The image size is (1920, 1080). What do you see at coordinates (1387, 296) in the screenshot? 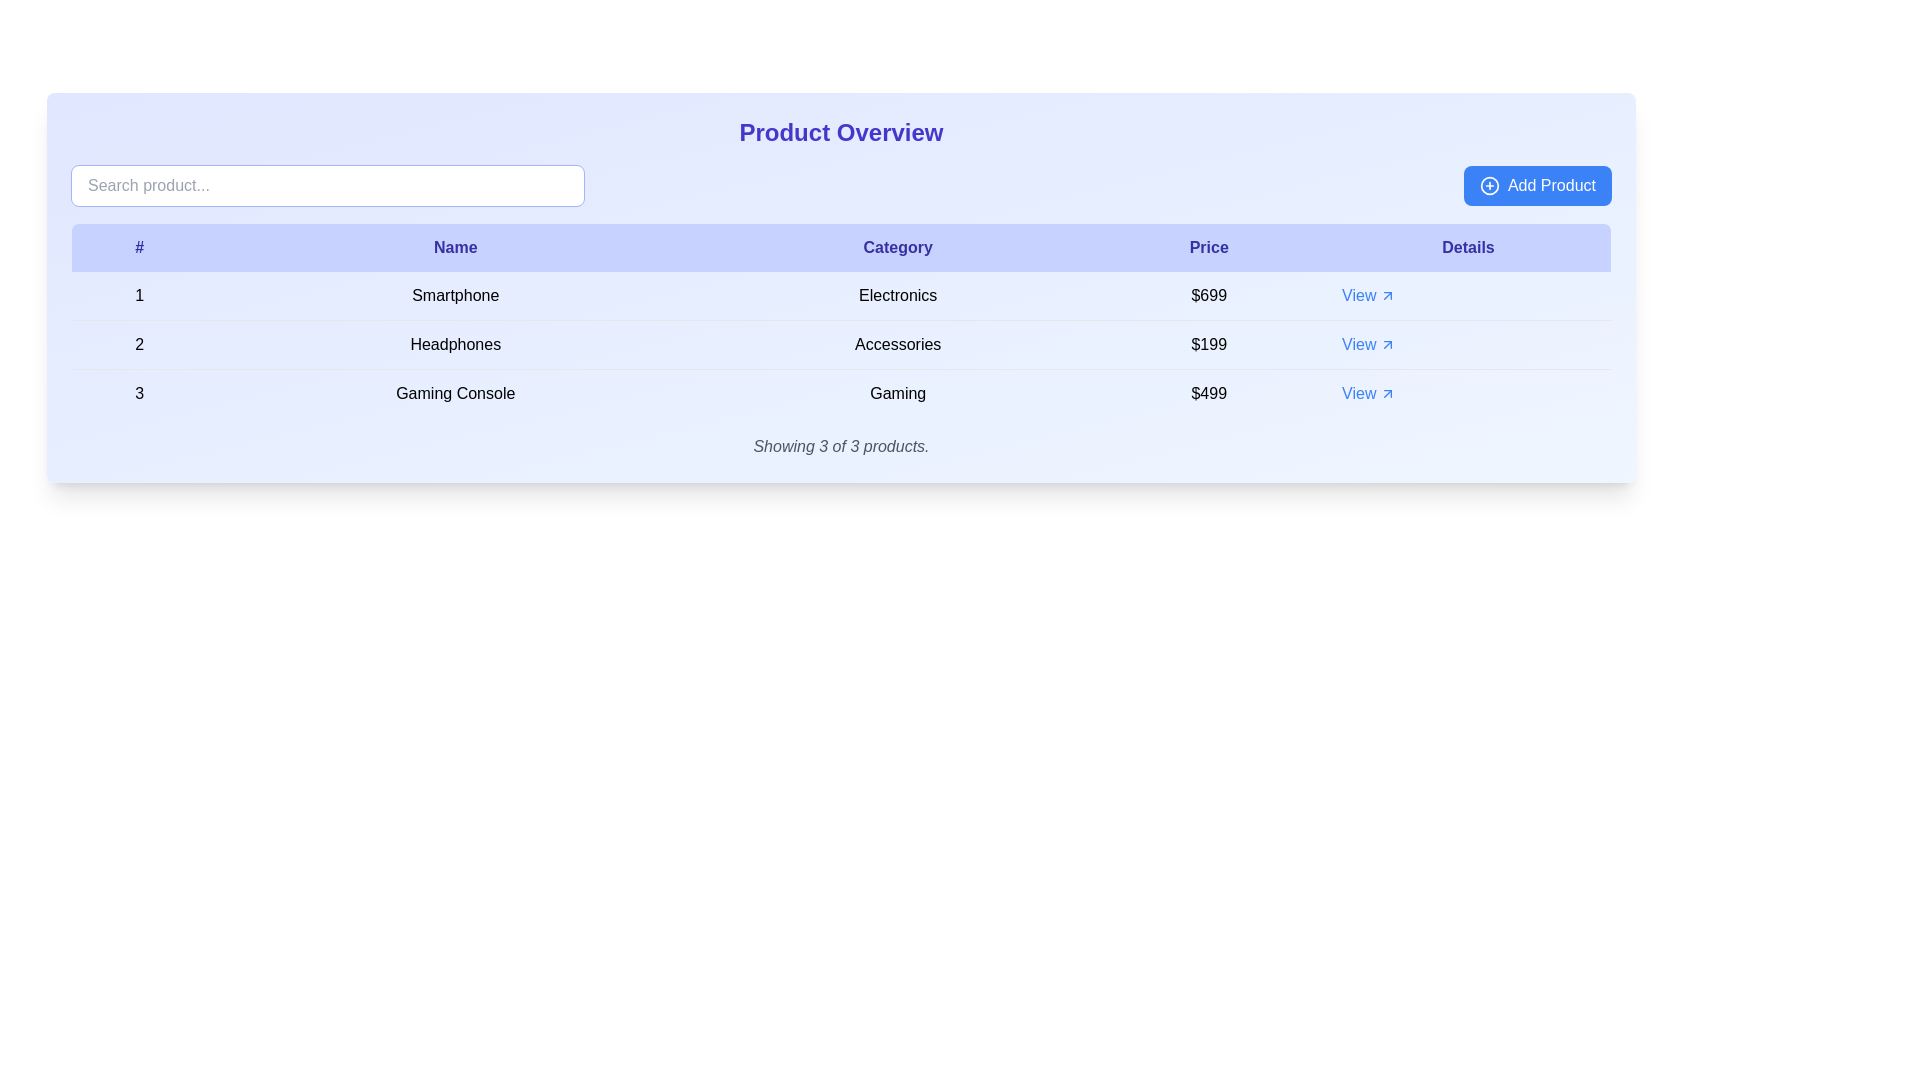
I see `the icon located to the right of the 'View' button in the 'Details' column of the first row of the table` at bounding box center [1387, 296].